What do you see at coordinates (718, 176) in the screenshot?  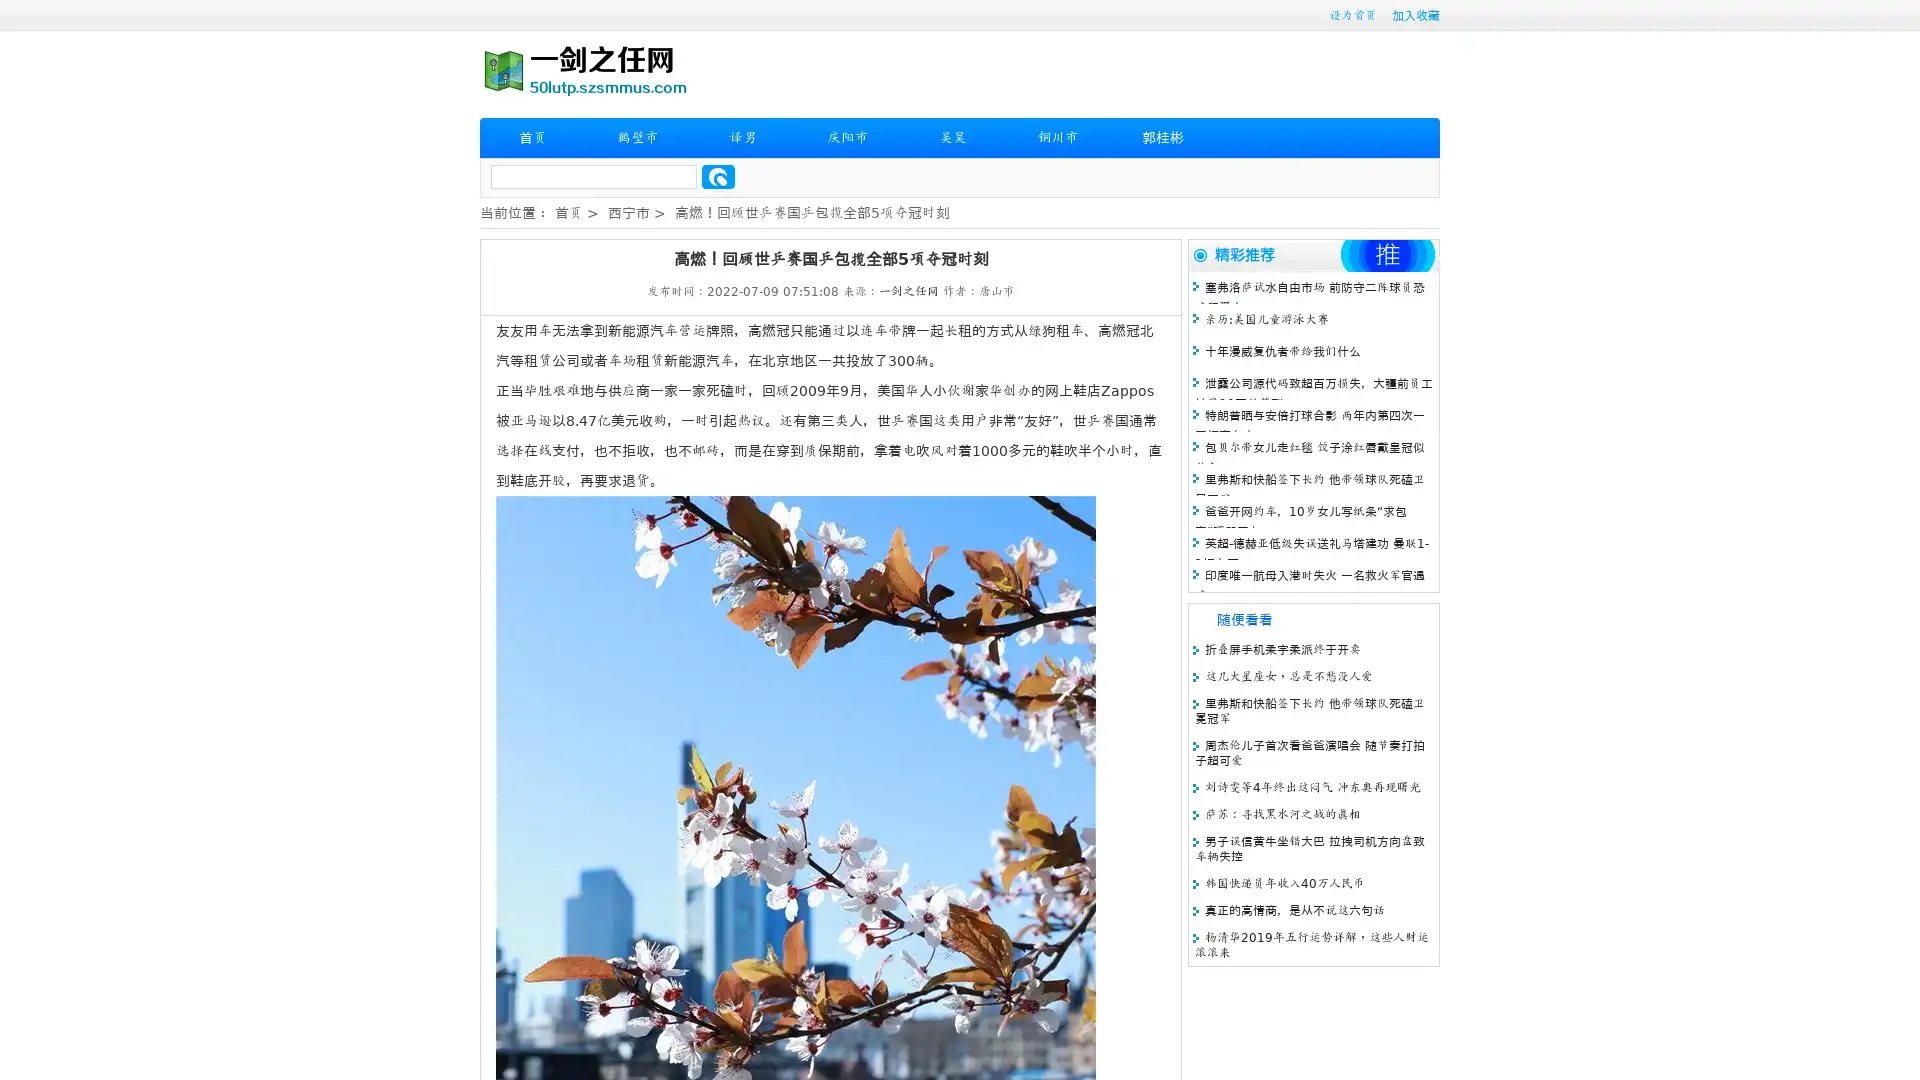 I see `Search` at bounding box center [718, 176].